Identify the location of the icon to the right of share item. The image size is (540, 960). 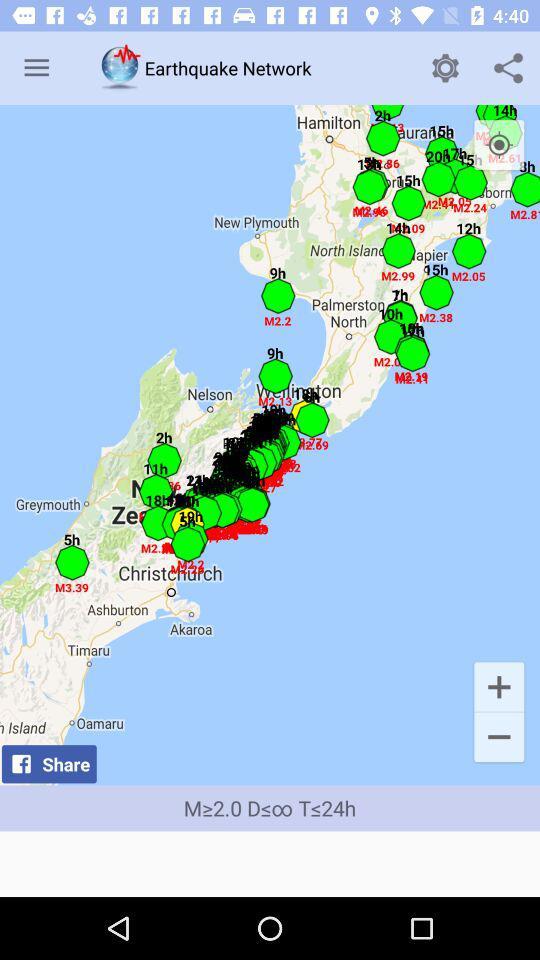
(498, 737).